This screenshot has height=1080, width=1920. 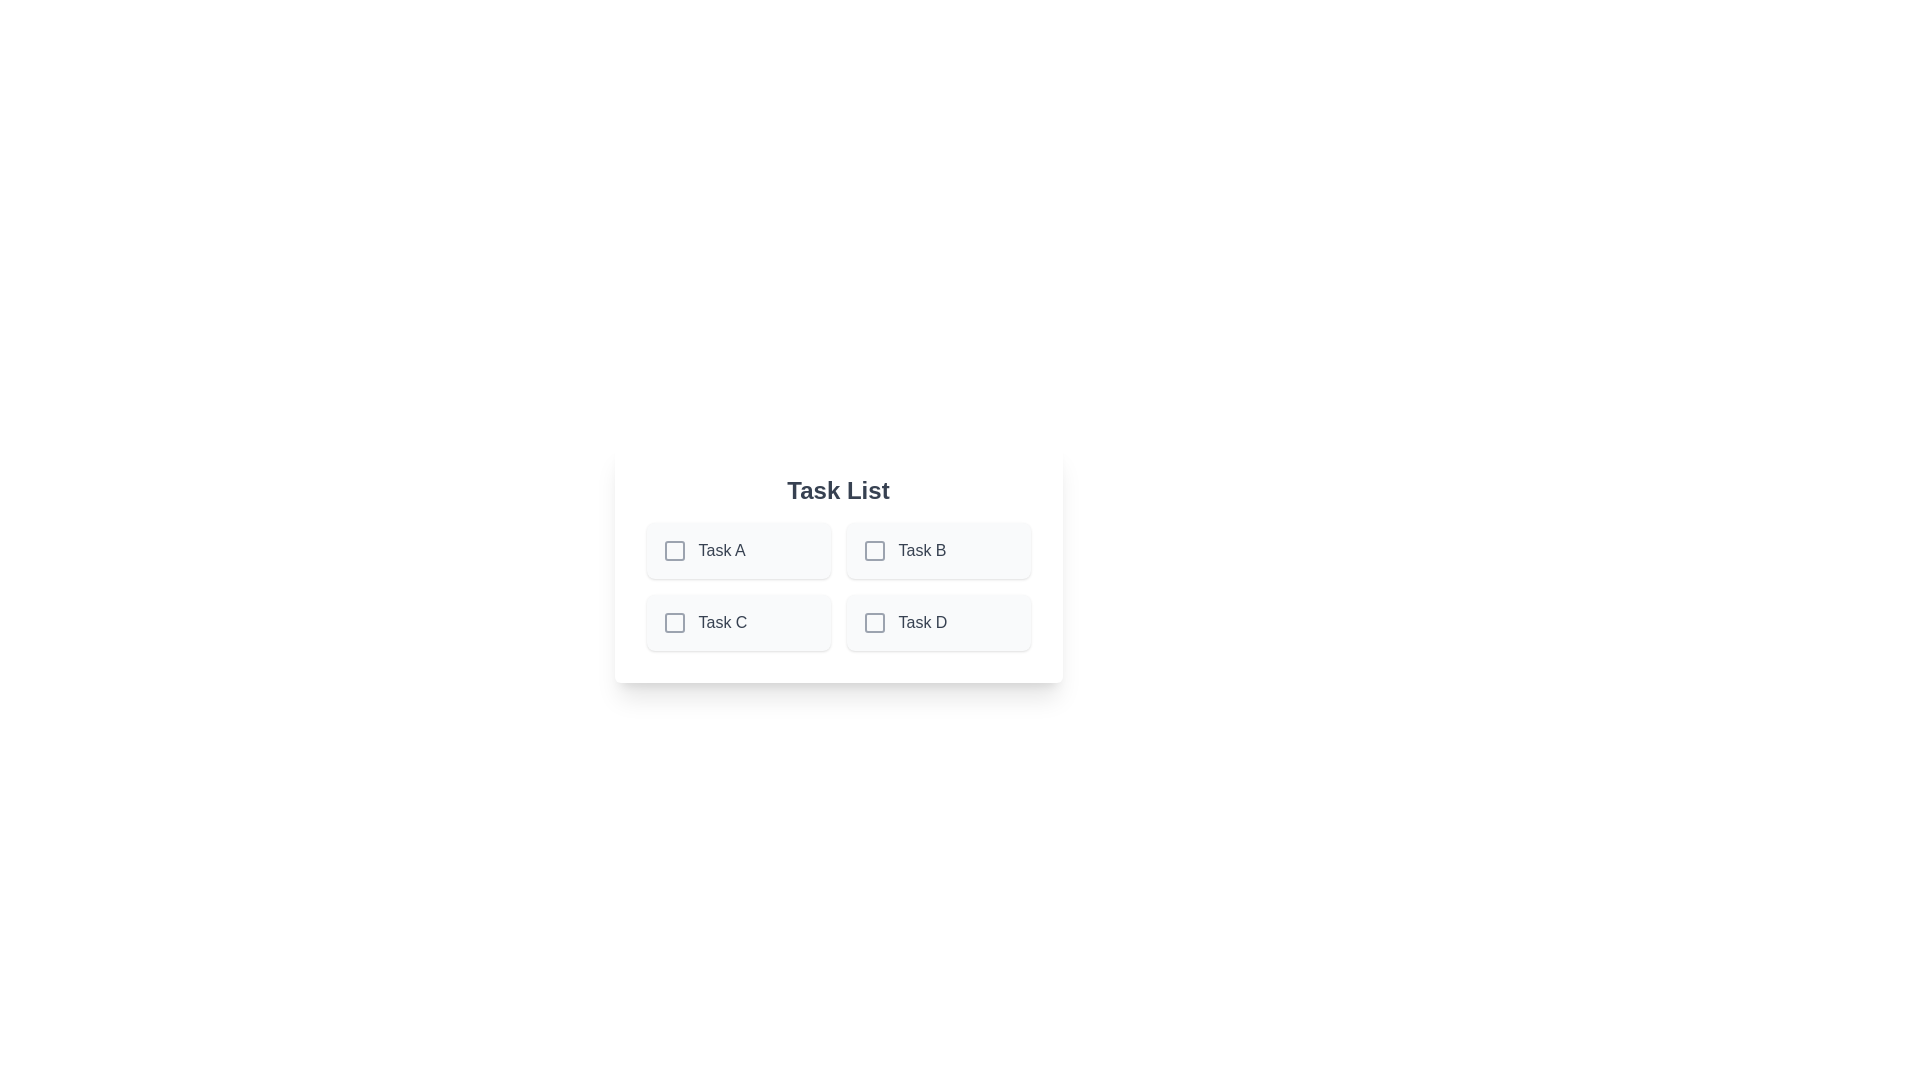 What do you see at coordinates (874, 551) in the screenshot?
I see `the task Task B by clicking on its checkbox` at bounding box center [874, 551].